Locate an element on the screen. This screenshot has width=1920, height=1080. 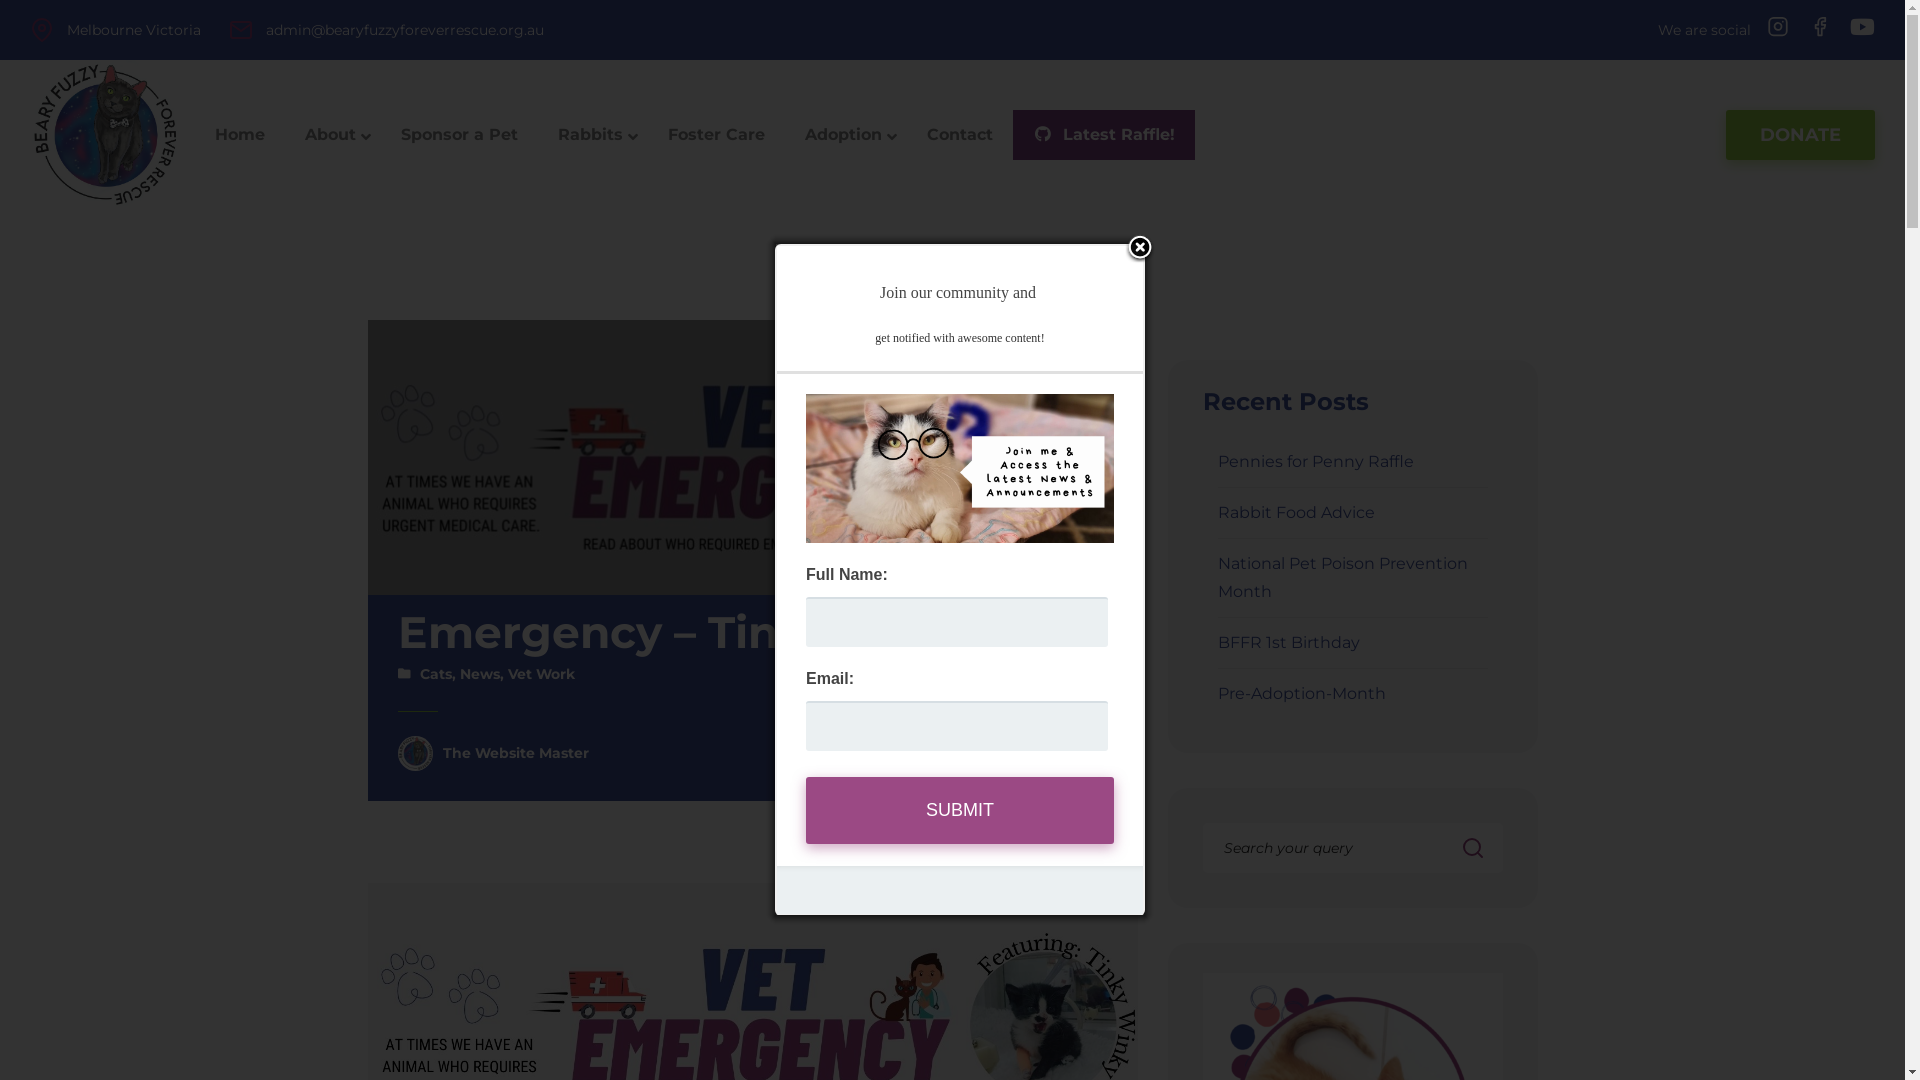
'Pre-Adoption-Month' is located at coordinates (1301, 692).